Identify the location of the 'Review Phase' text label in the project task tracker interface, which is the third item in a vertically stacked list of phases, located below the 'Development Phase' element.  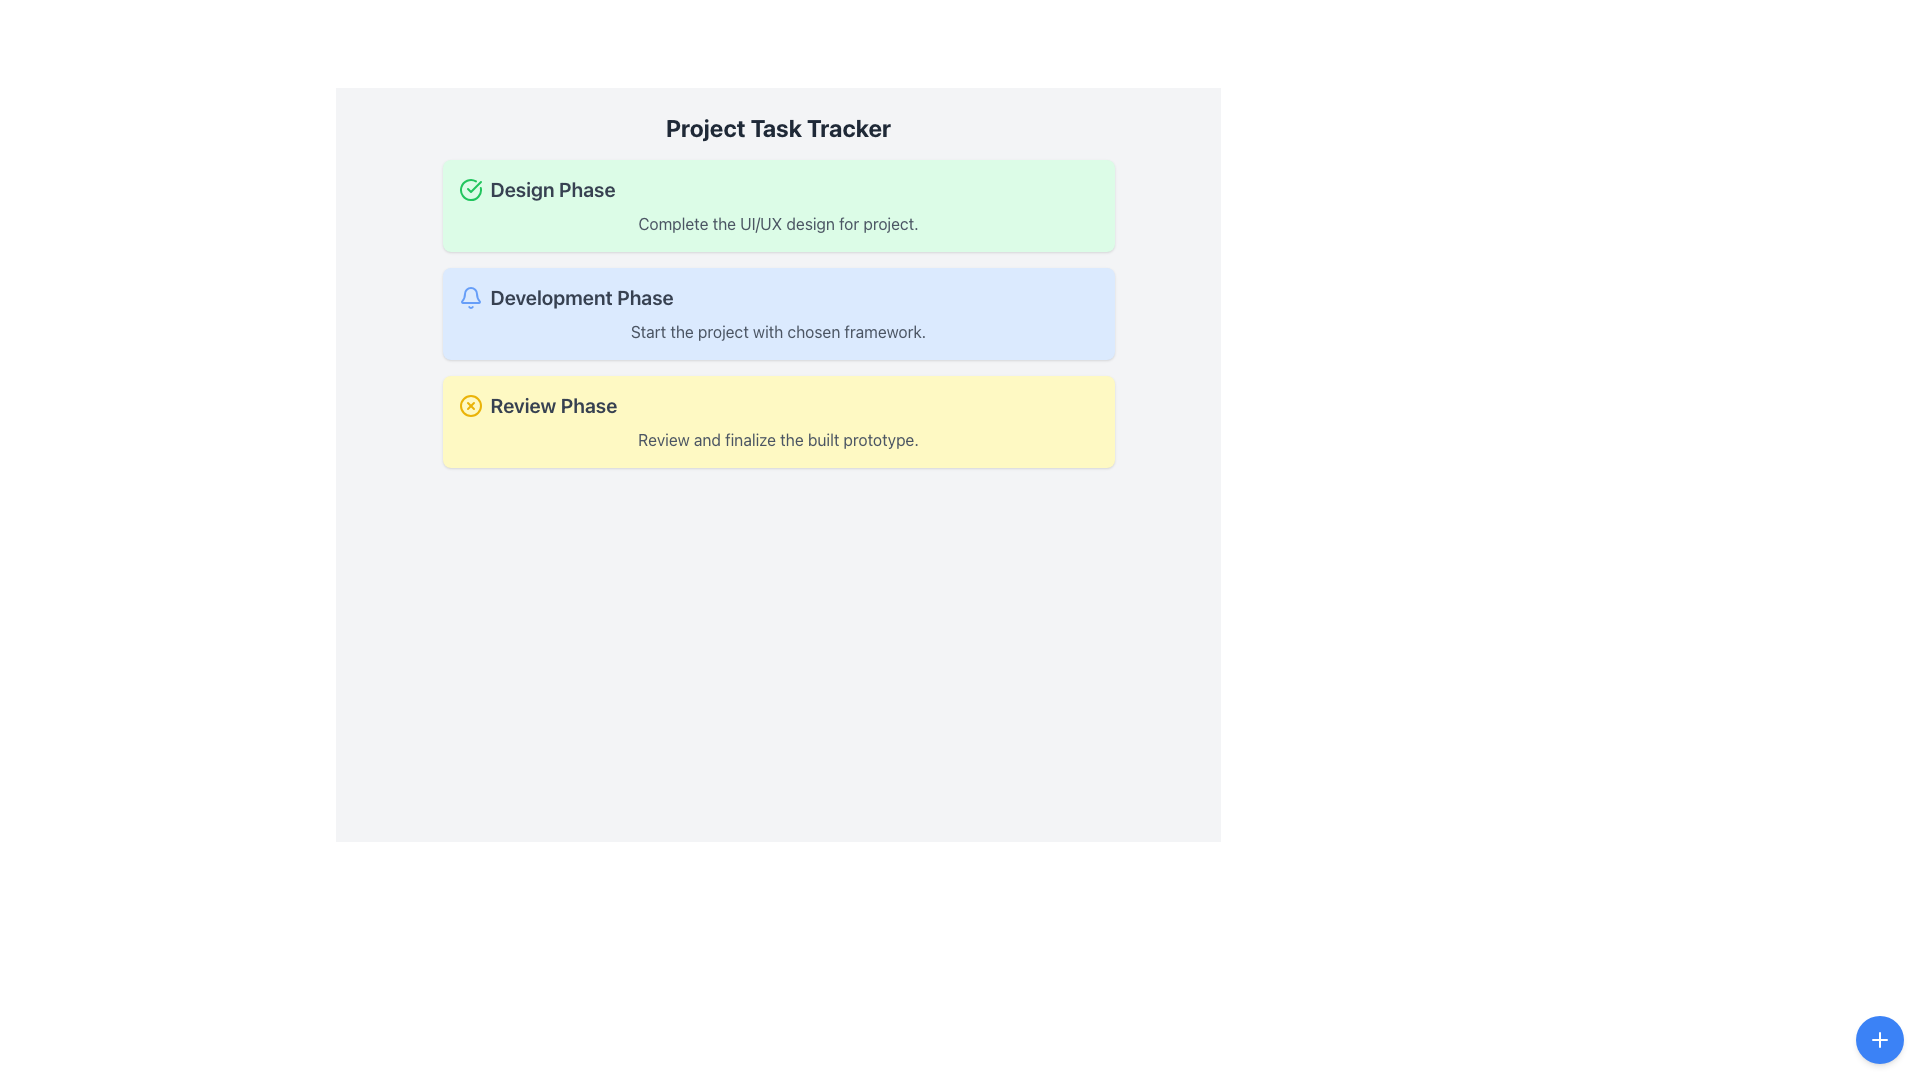
(553, 405).